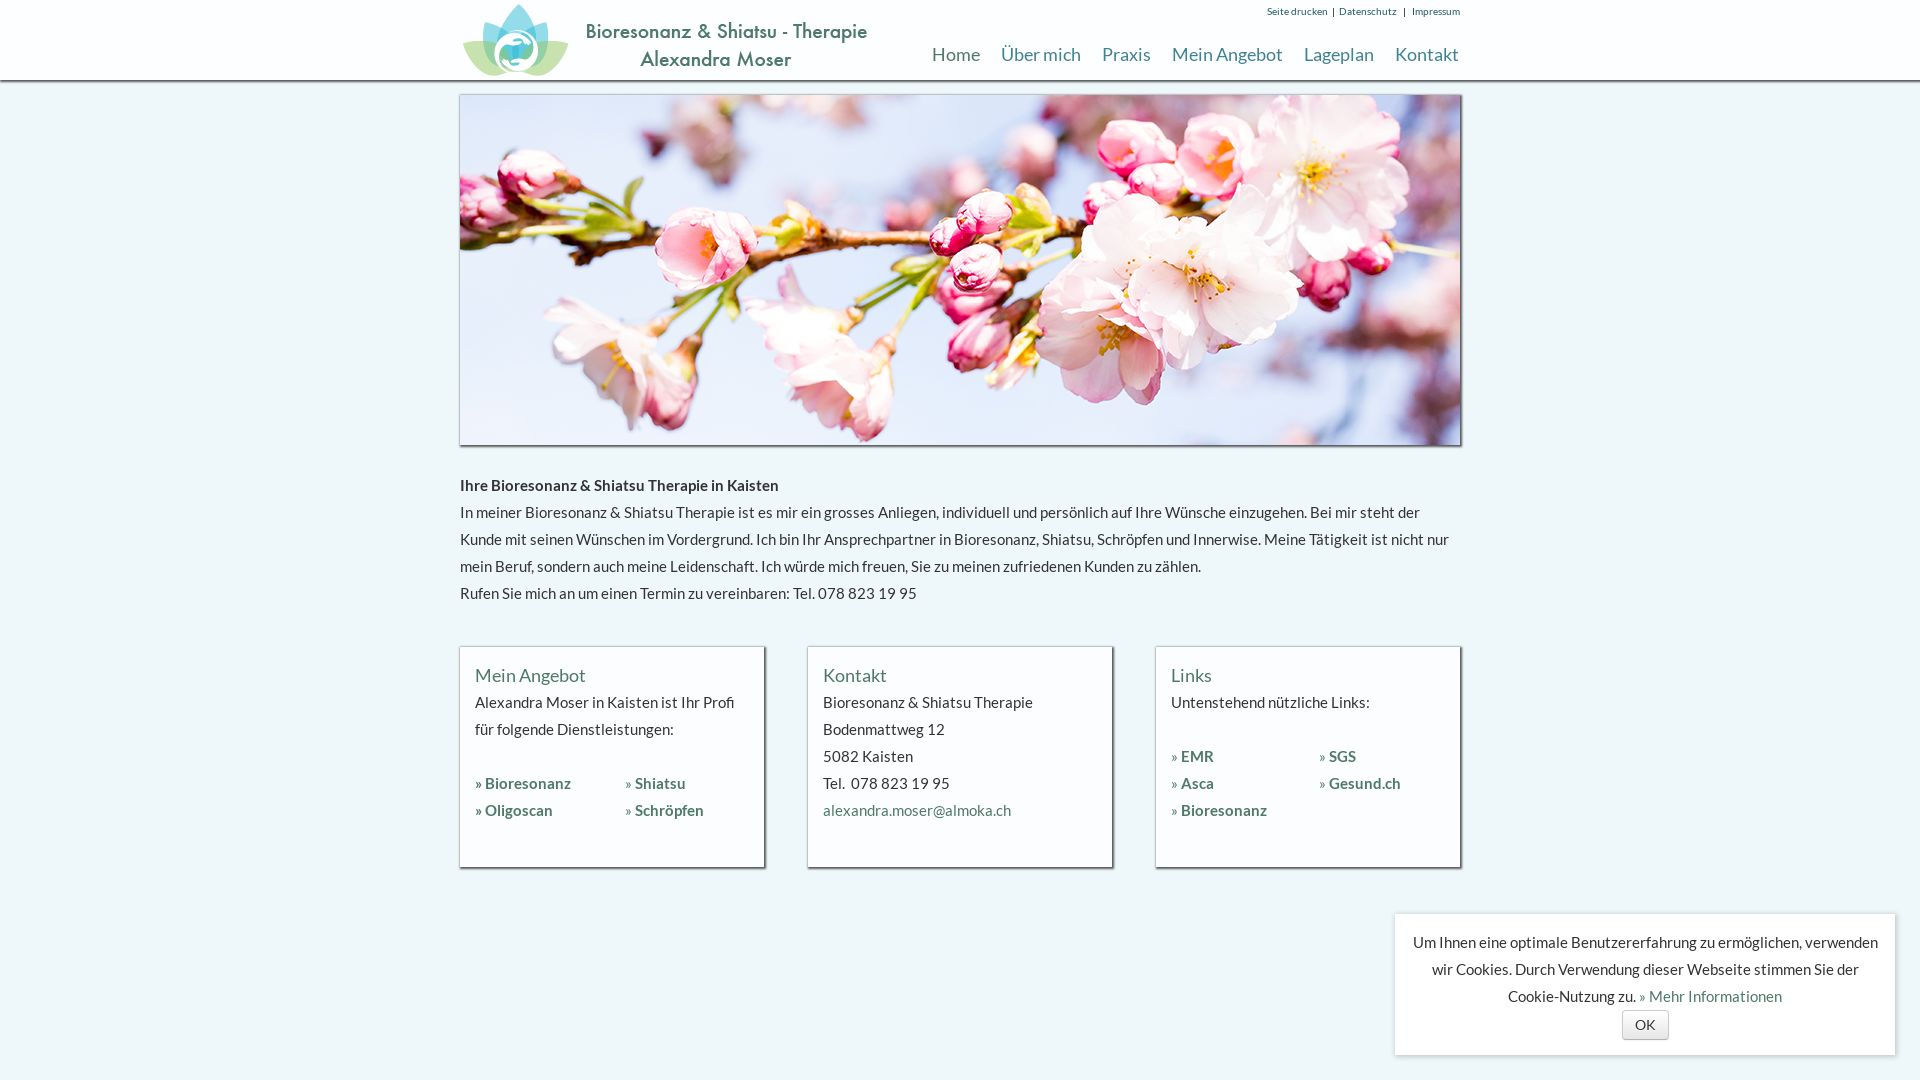 The width and height of the screenshot is (1920, 1080). What do you see at coordinates (1410, 11) in the screenshot?
I see `'Impressum'` at bounding box center [1410, 11].